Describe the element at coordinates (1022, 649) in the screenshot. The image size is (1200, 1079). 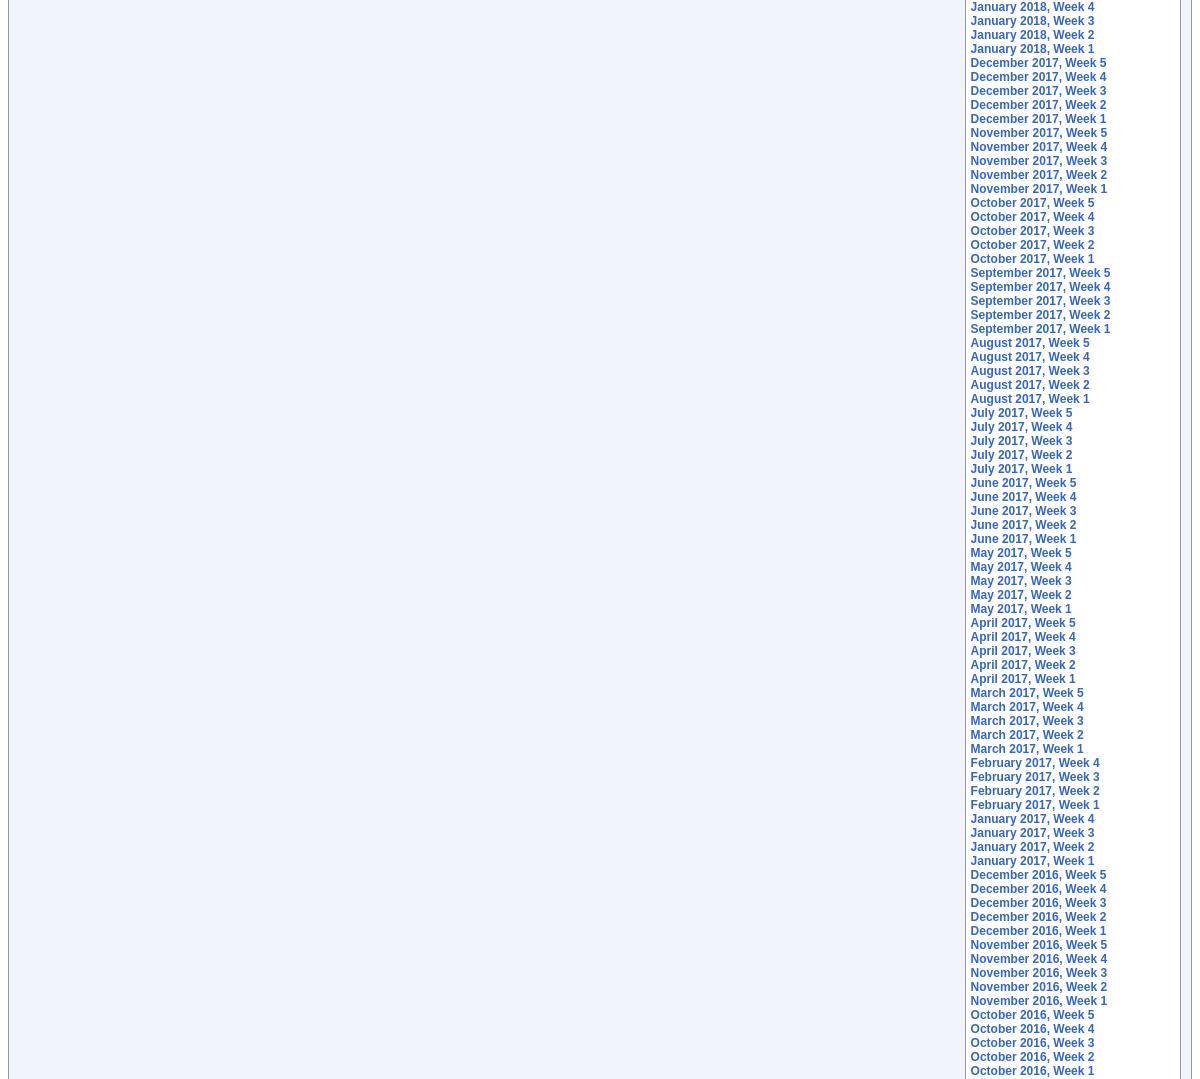
I see `'April 2017, Week 3'` at that location.